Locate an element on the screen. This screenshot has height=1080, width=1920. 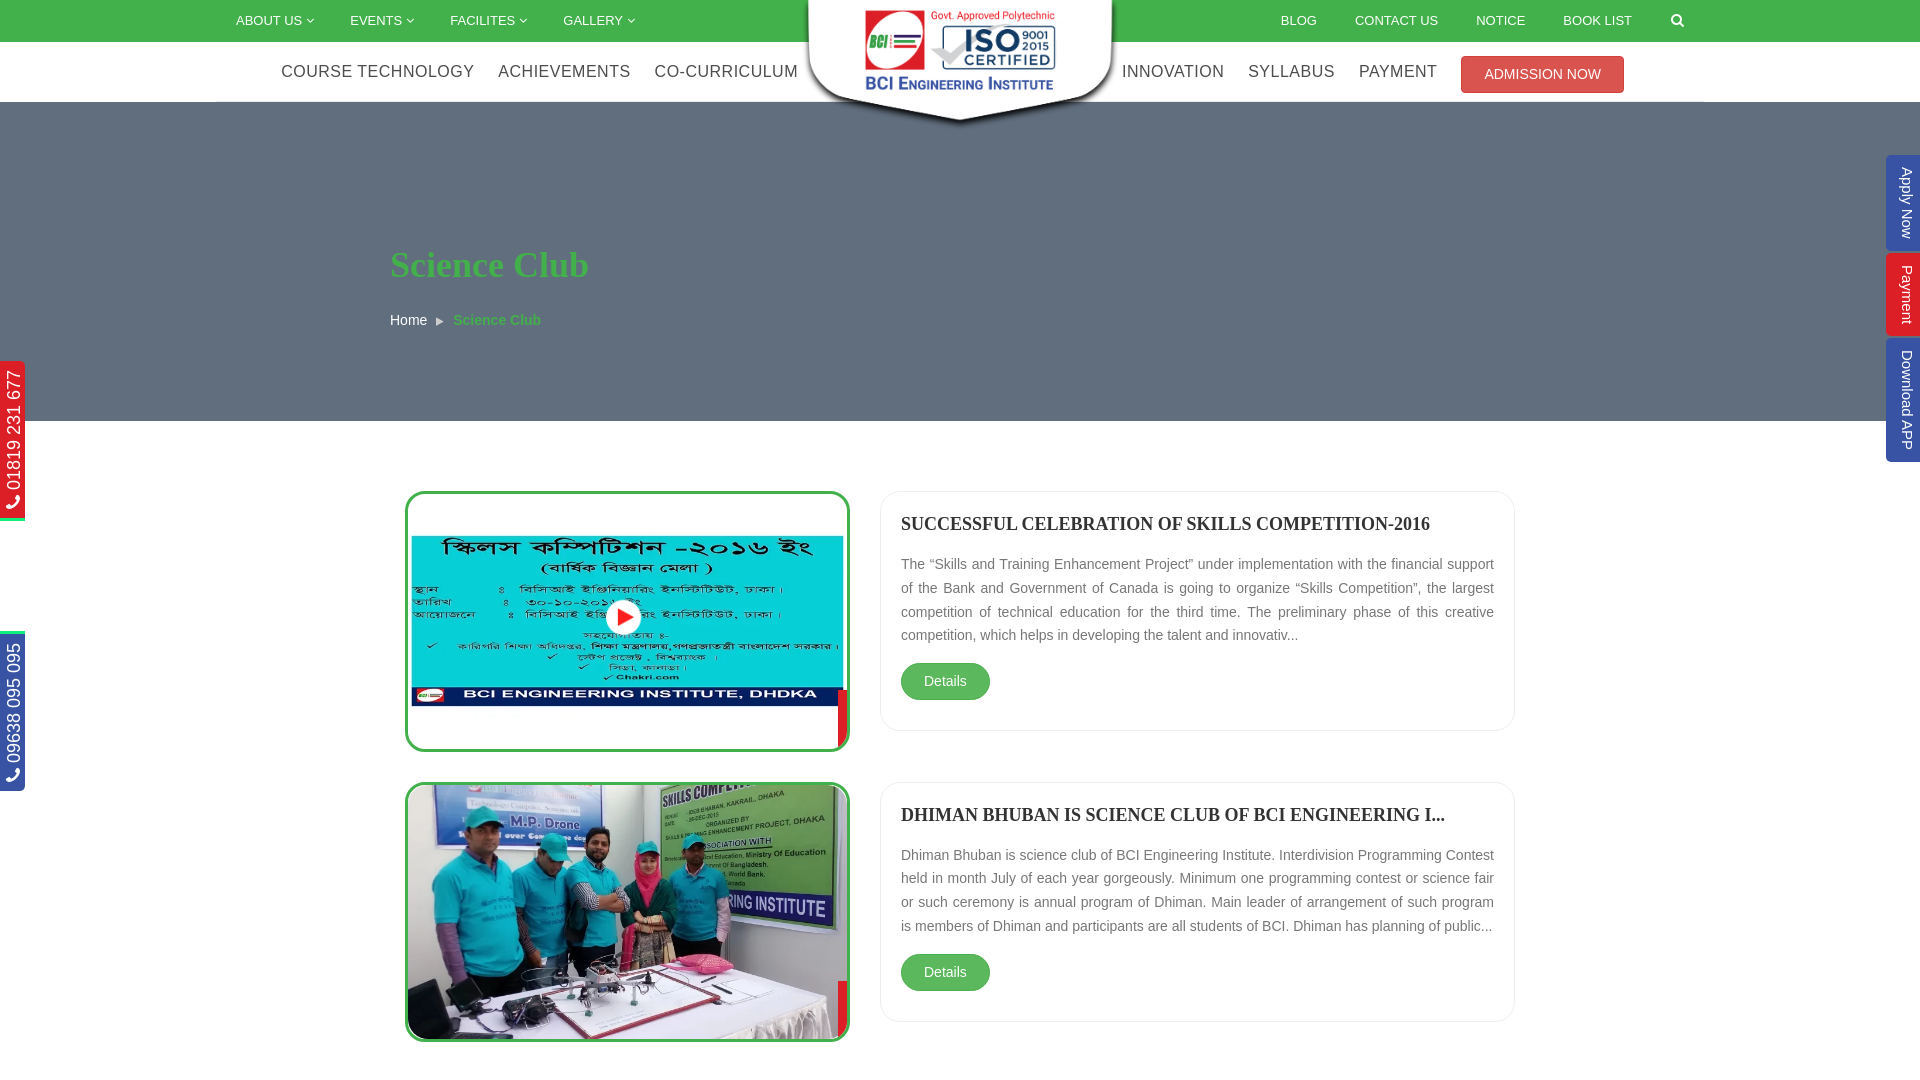
'EVENTS' is located at coordinates (330, 20).